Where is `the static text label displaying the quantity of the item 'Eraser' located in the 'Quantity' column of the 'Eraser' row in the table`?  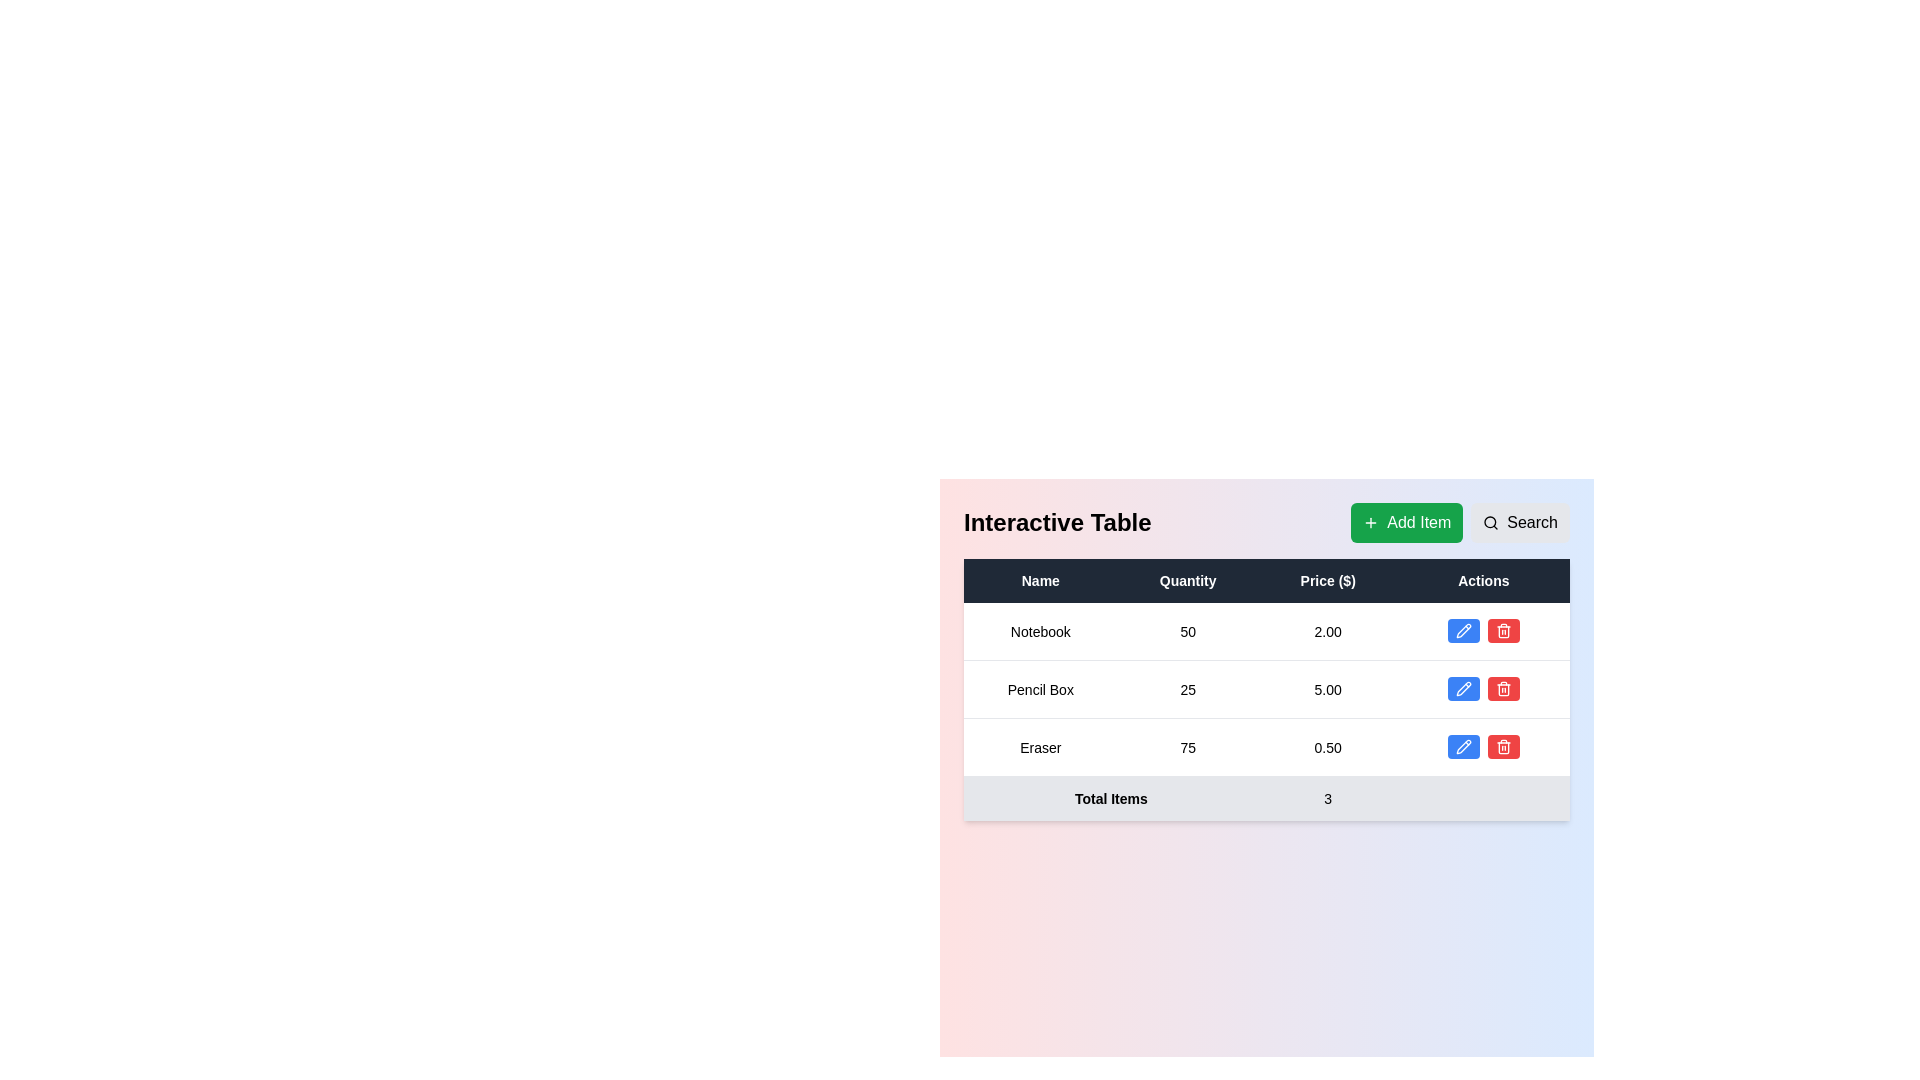 the static text label displaying the quantity of the item 'Eraser' located in the 'Quantity' column of the 'Eraser' row in the table is located at coordinates (1188, 747).